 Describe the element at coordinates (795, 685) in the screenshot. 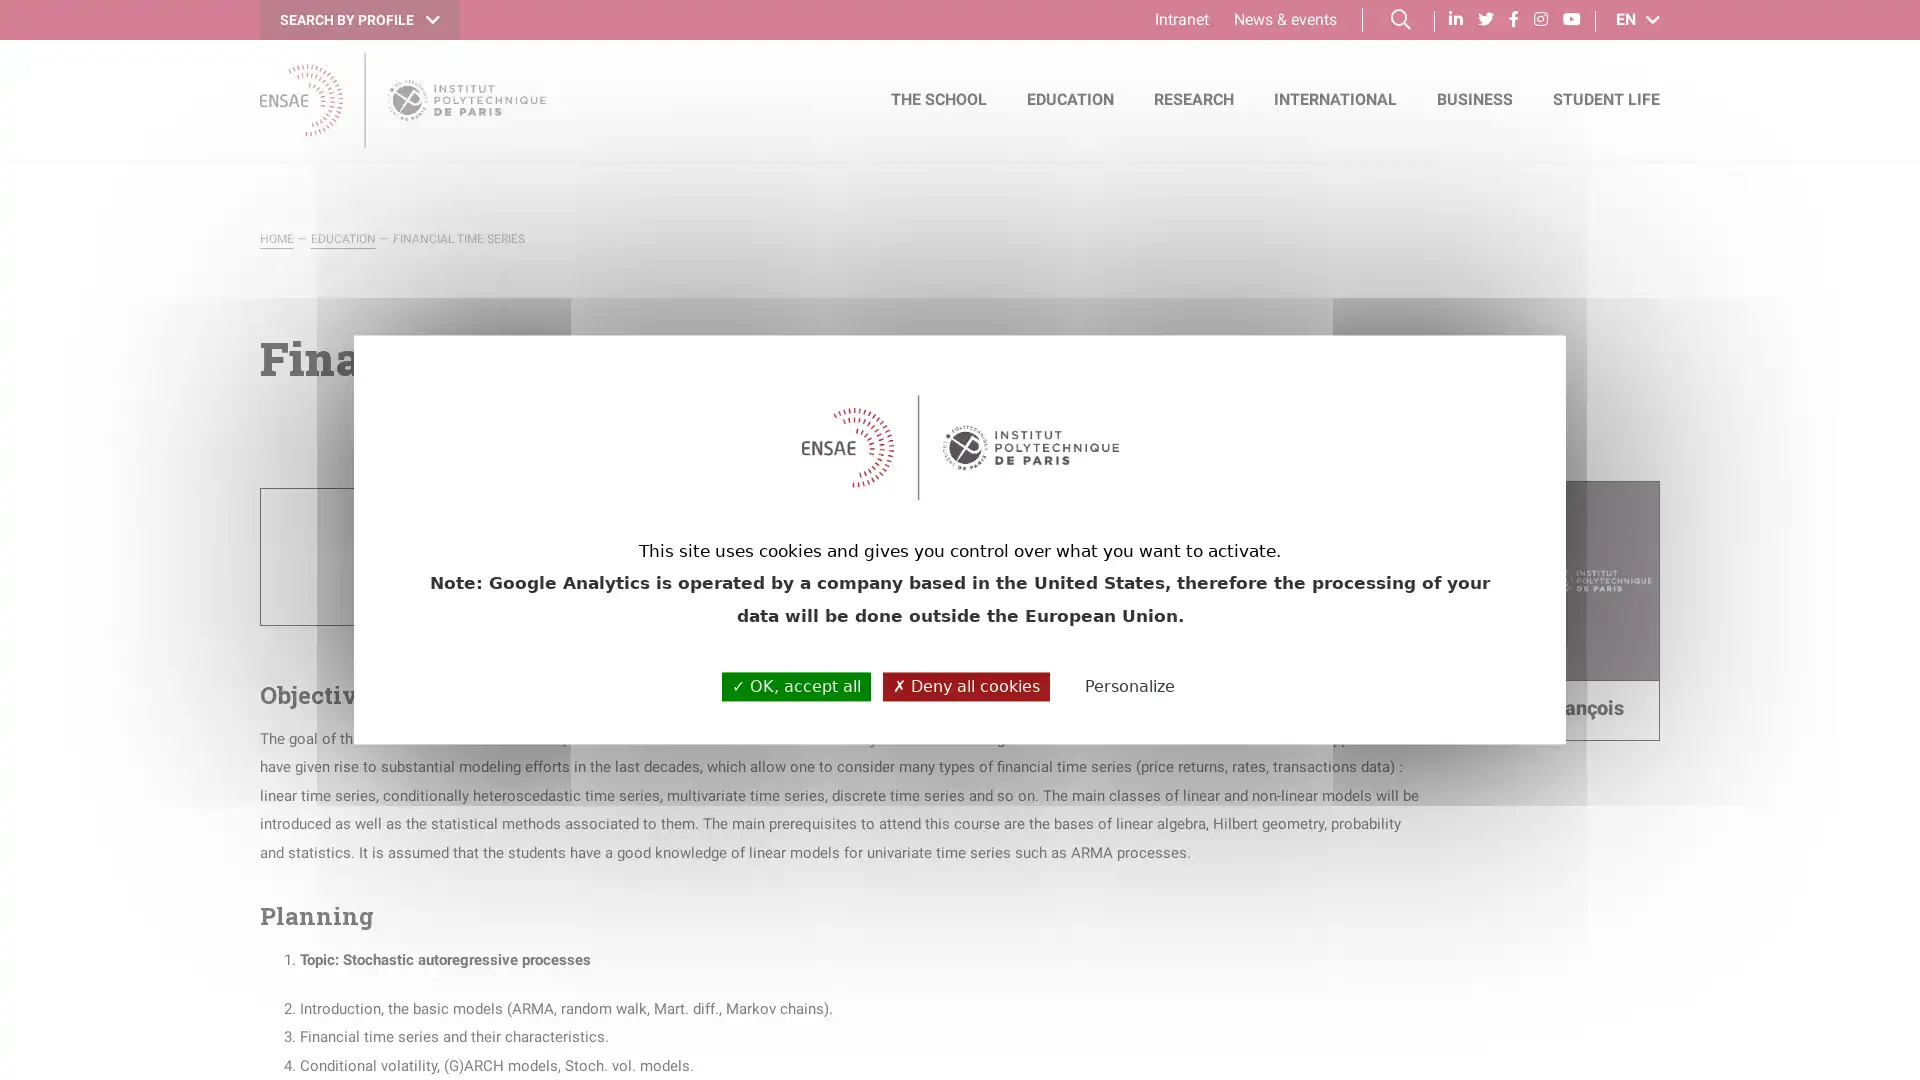

I see `OK, accept all` at that location.